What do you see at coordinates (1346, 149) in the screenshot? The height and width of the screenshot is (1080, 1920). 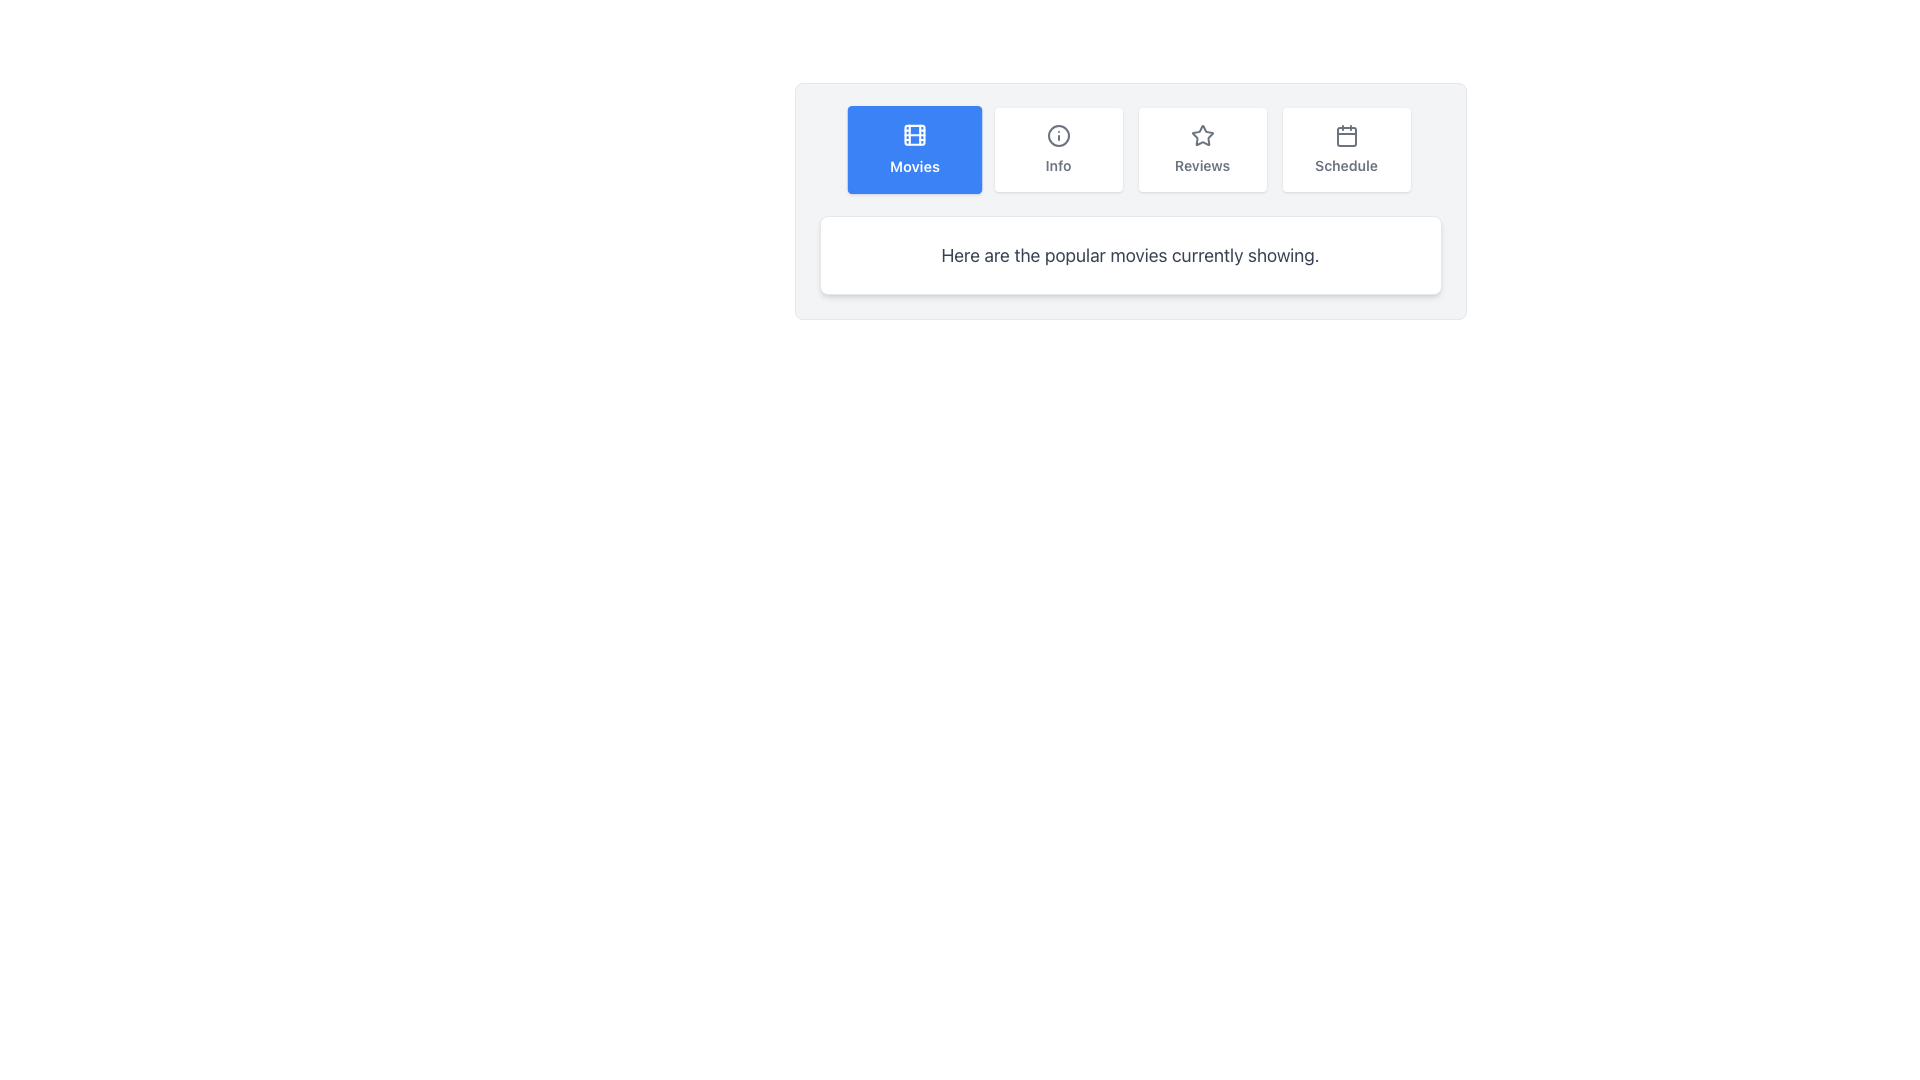 I see `the 'Schedule' button, which is the fourth button in a row of four similar buttons (Movies, Info, Reviews, Schedule)` at bounding box center [1346, 149].